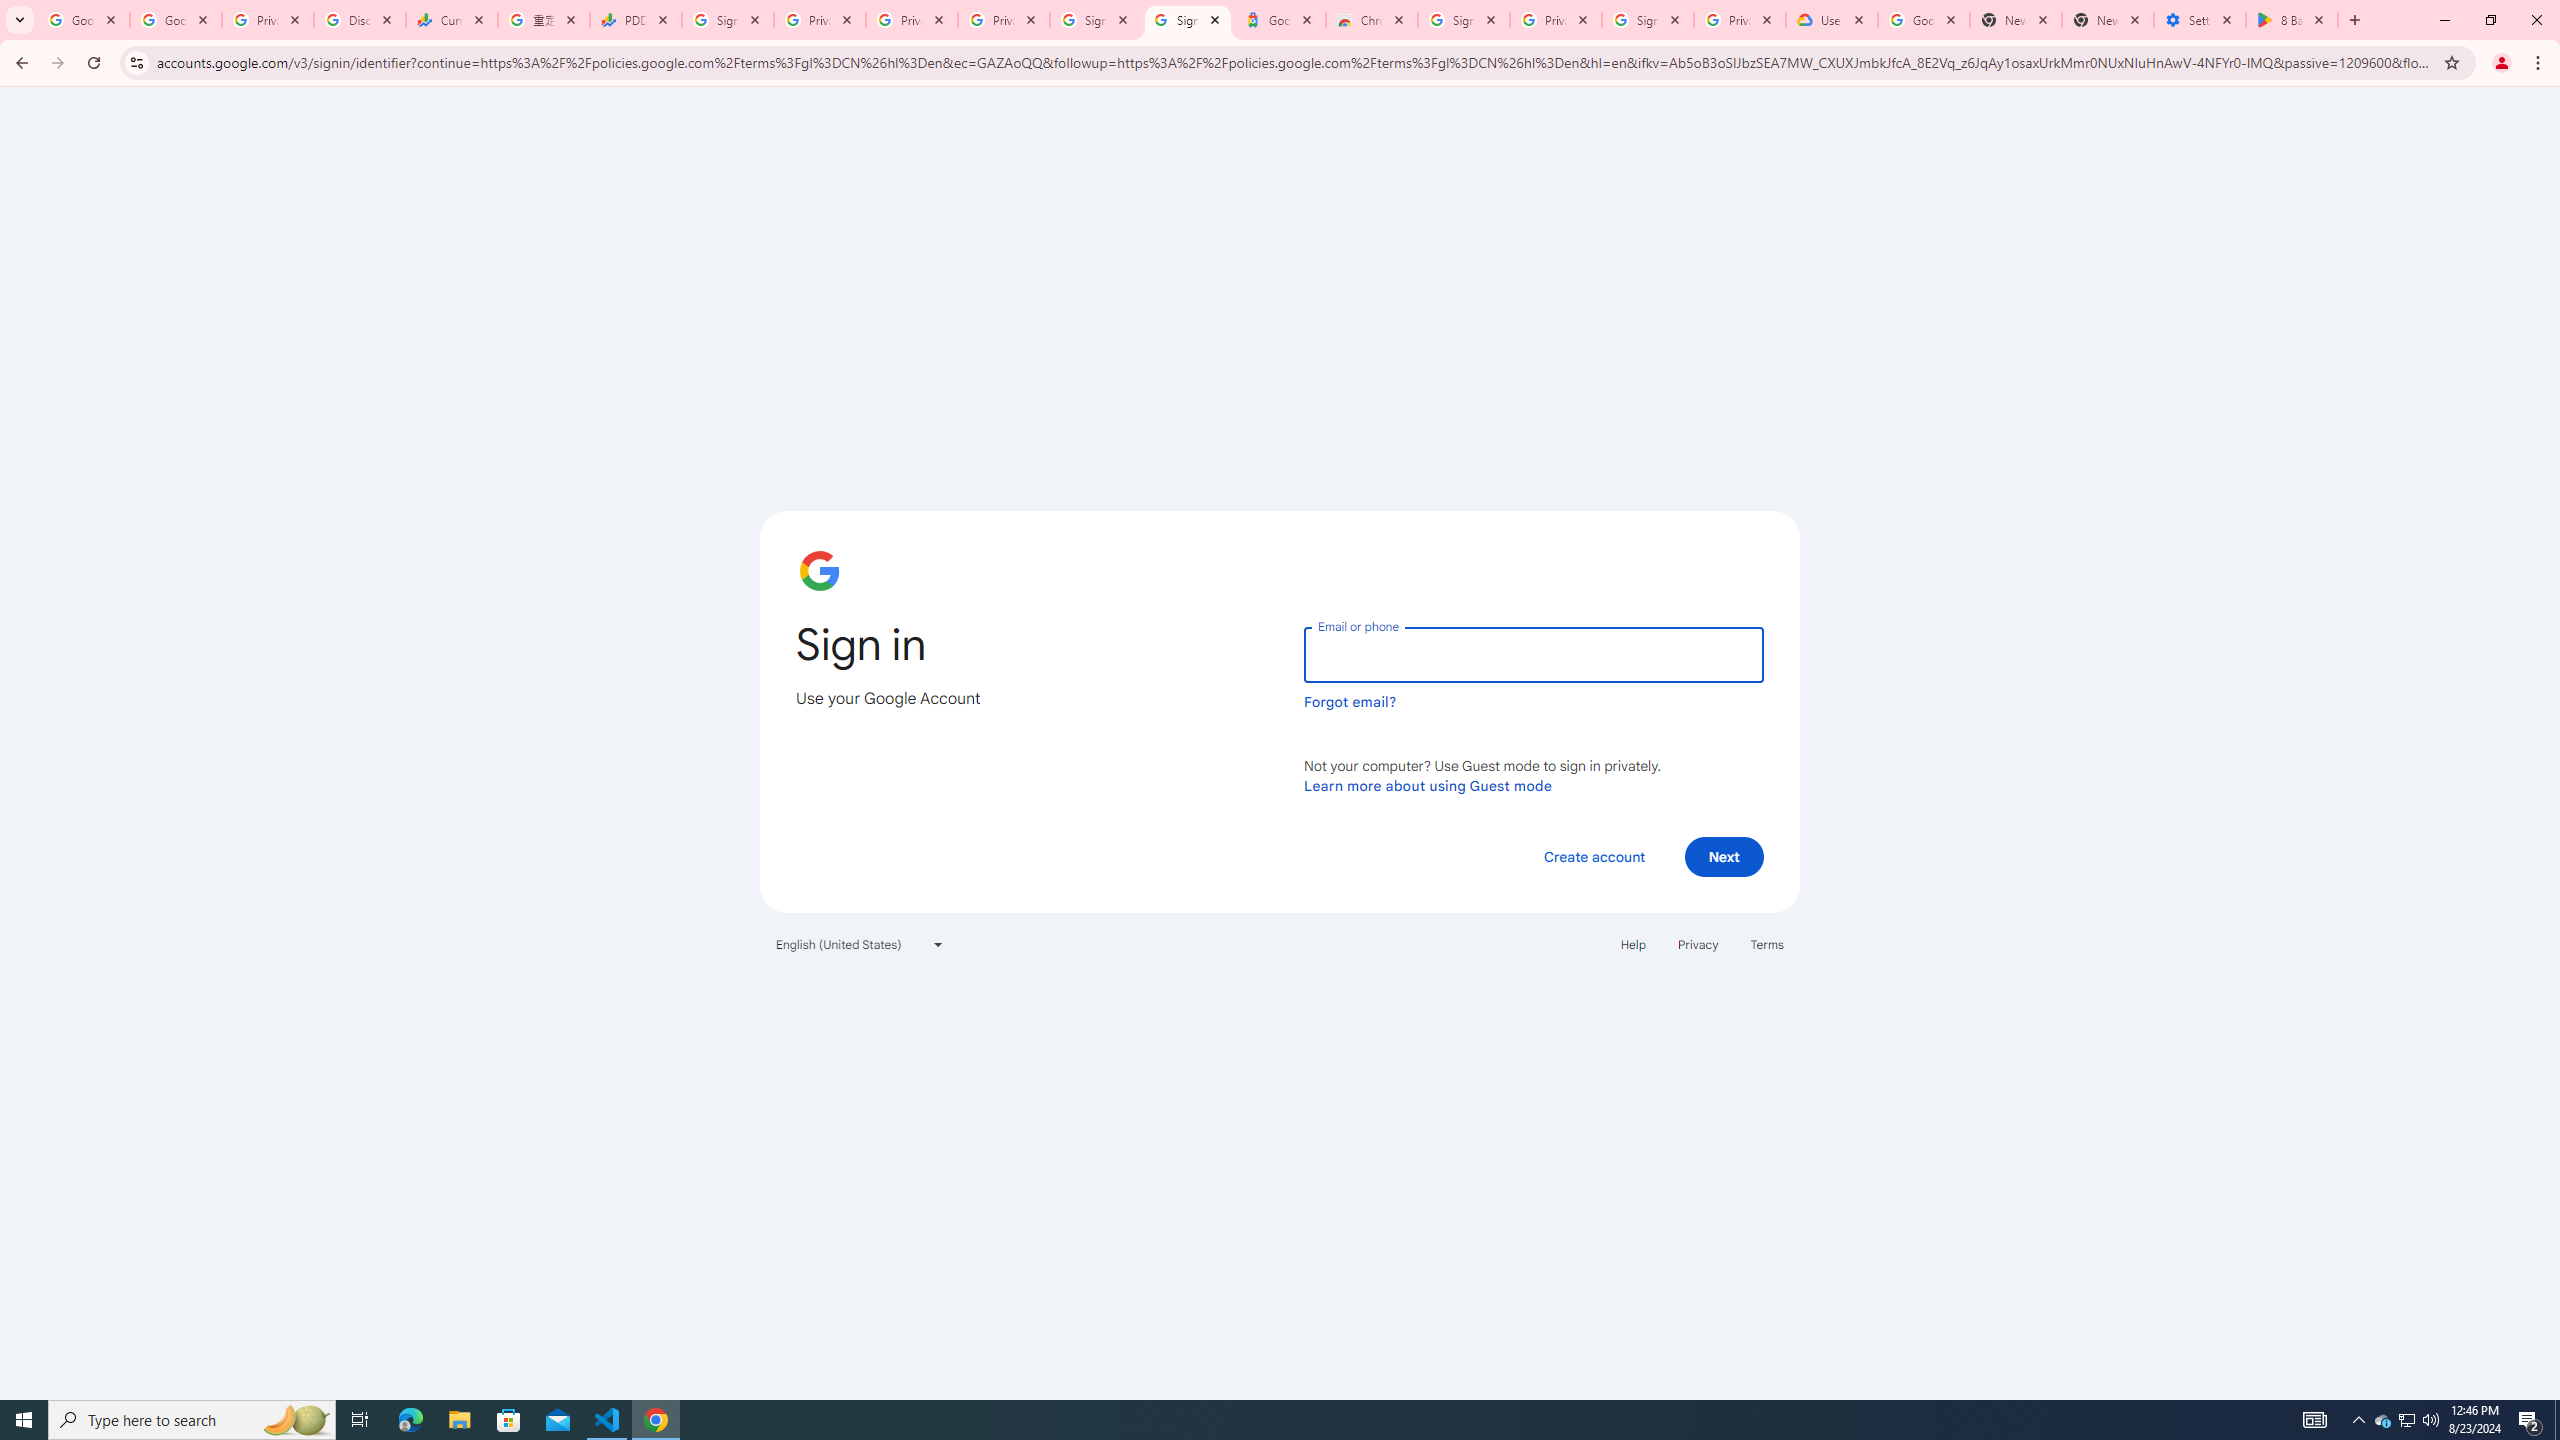  Describe the element at coordinates (1349, 701) in the screenshot. I see `'Forgot email?'` at that location.